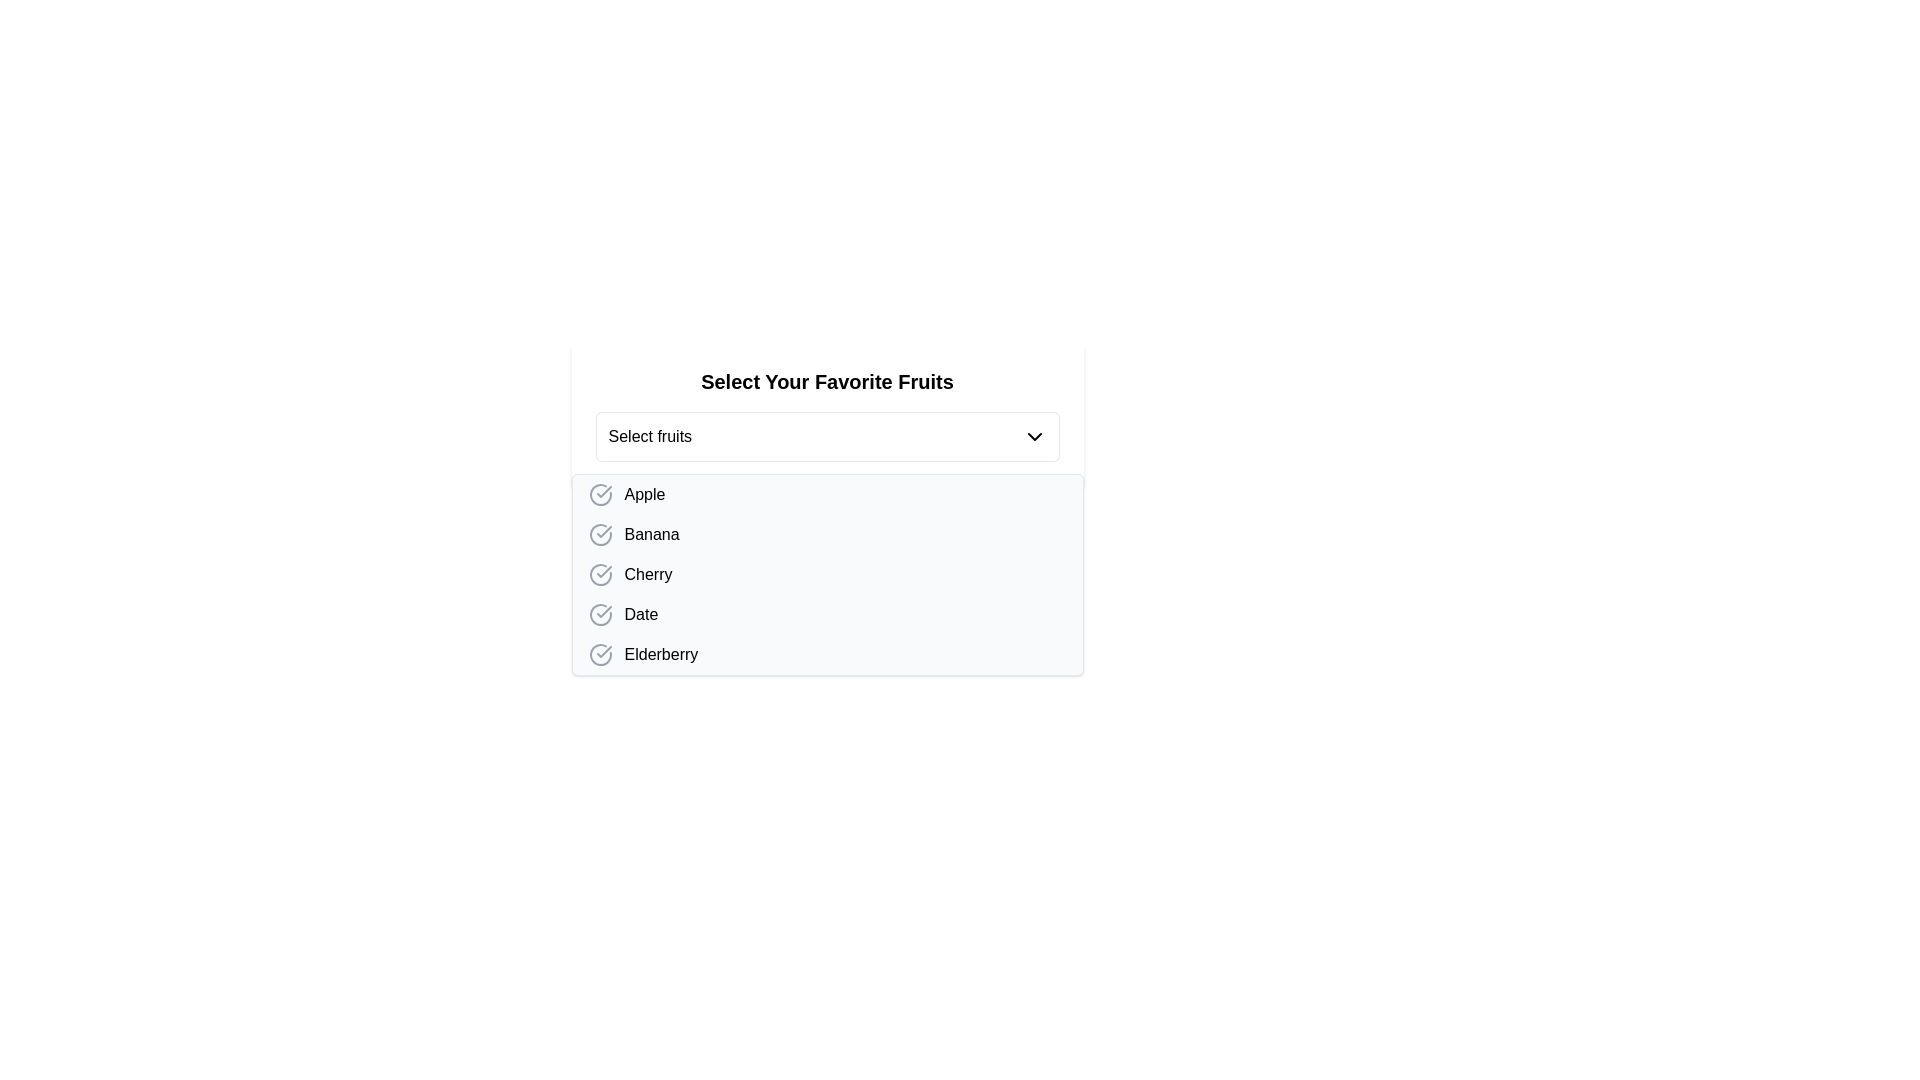  I want to click on the Check icon indicating the selected option 'Cherry' in the list of fruits, so click(603, 571).